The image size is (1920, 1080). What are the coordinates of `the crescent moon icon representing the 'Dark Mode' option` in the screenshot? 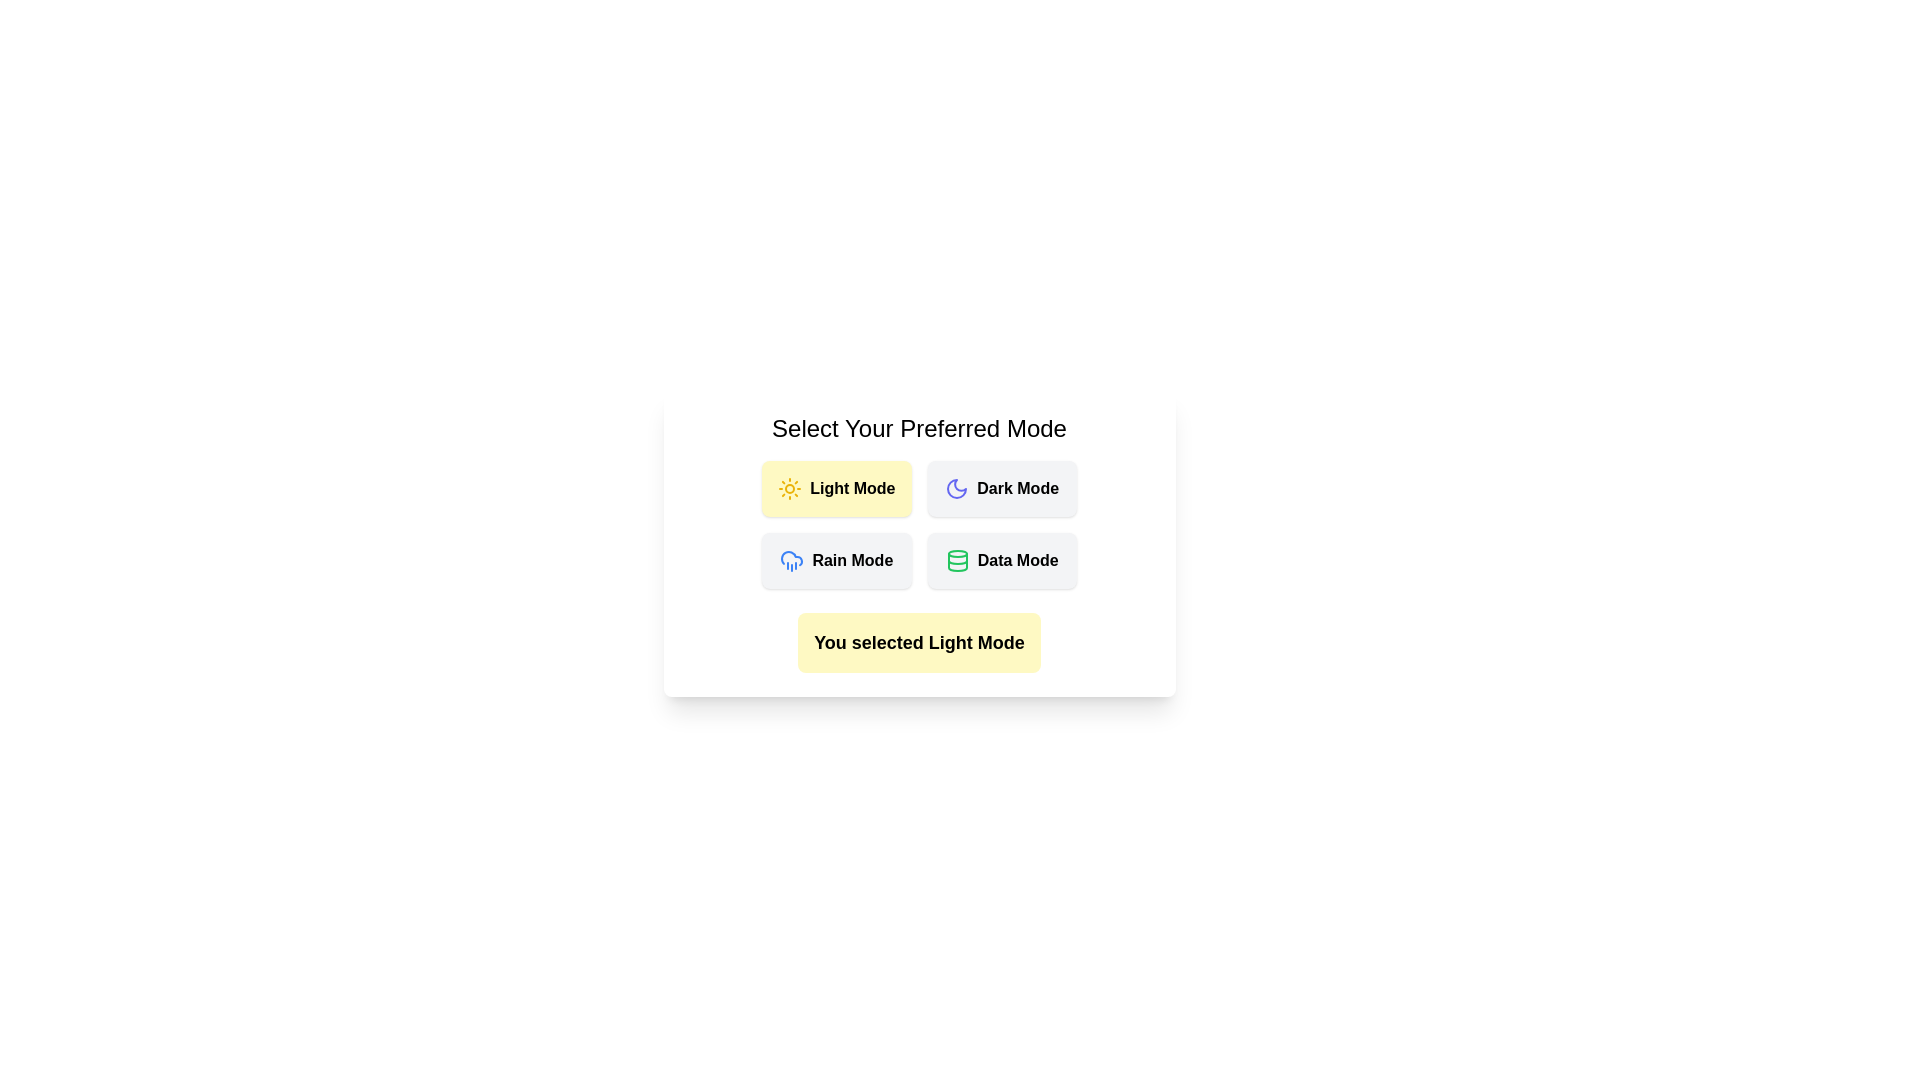 It's located at (956, 489).